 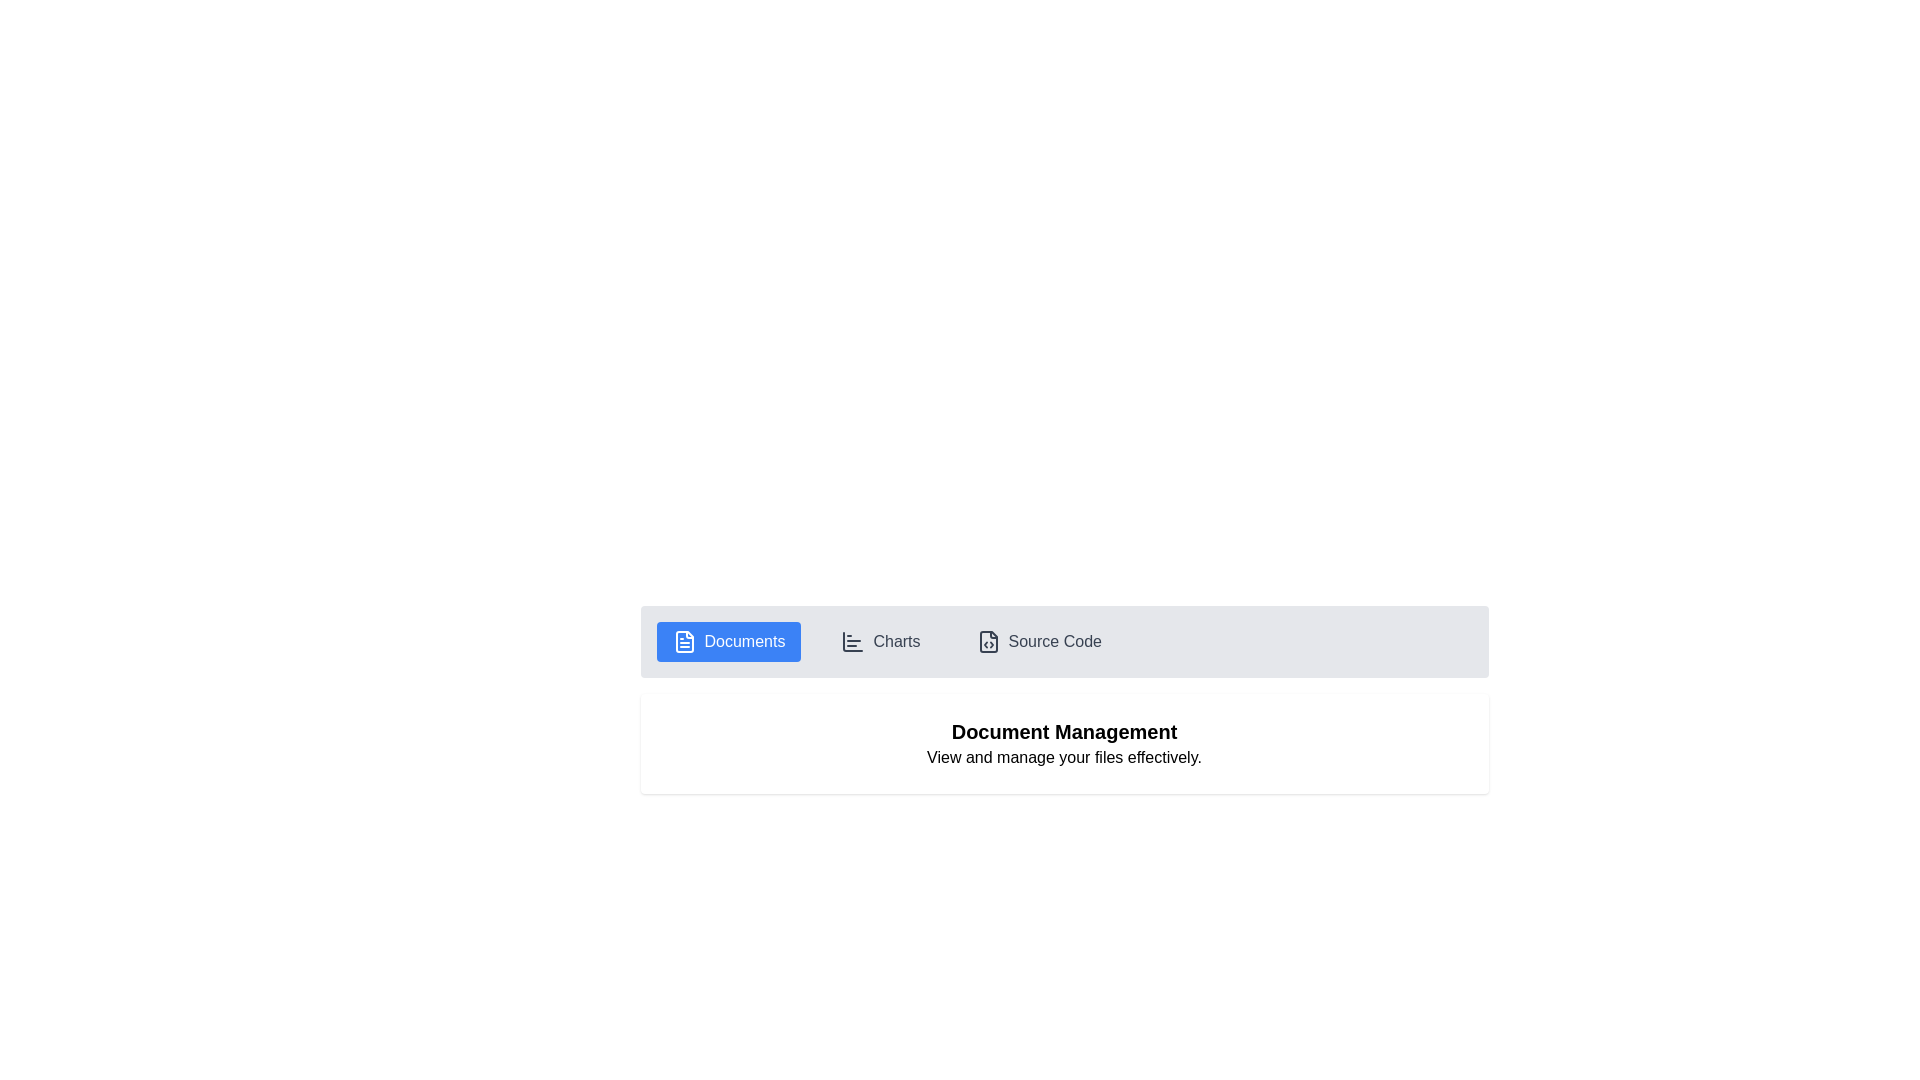 I want to click on the 'Source Code' button, which is a rounded gray button with a document icon and code symbol, positioned as the third button in a horizontal navigation row, so click(x=1039, y=641).